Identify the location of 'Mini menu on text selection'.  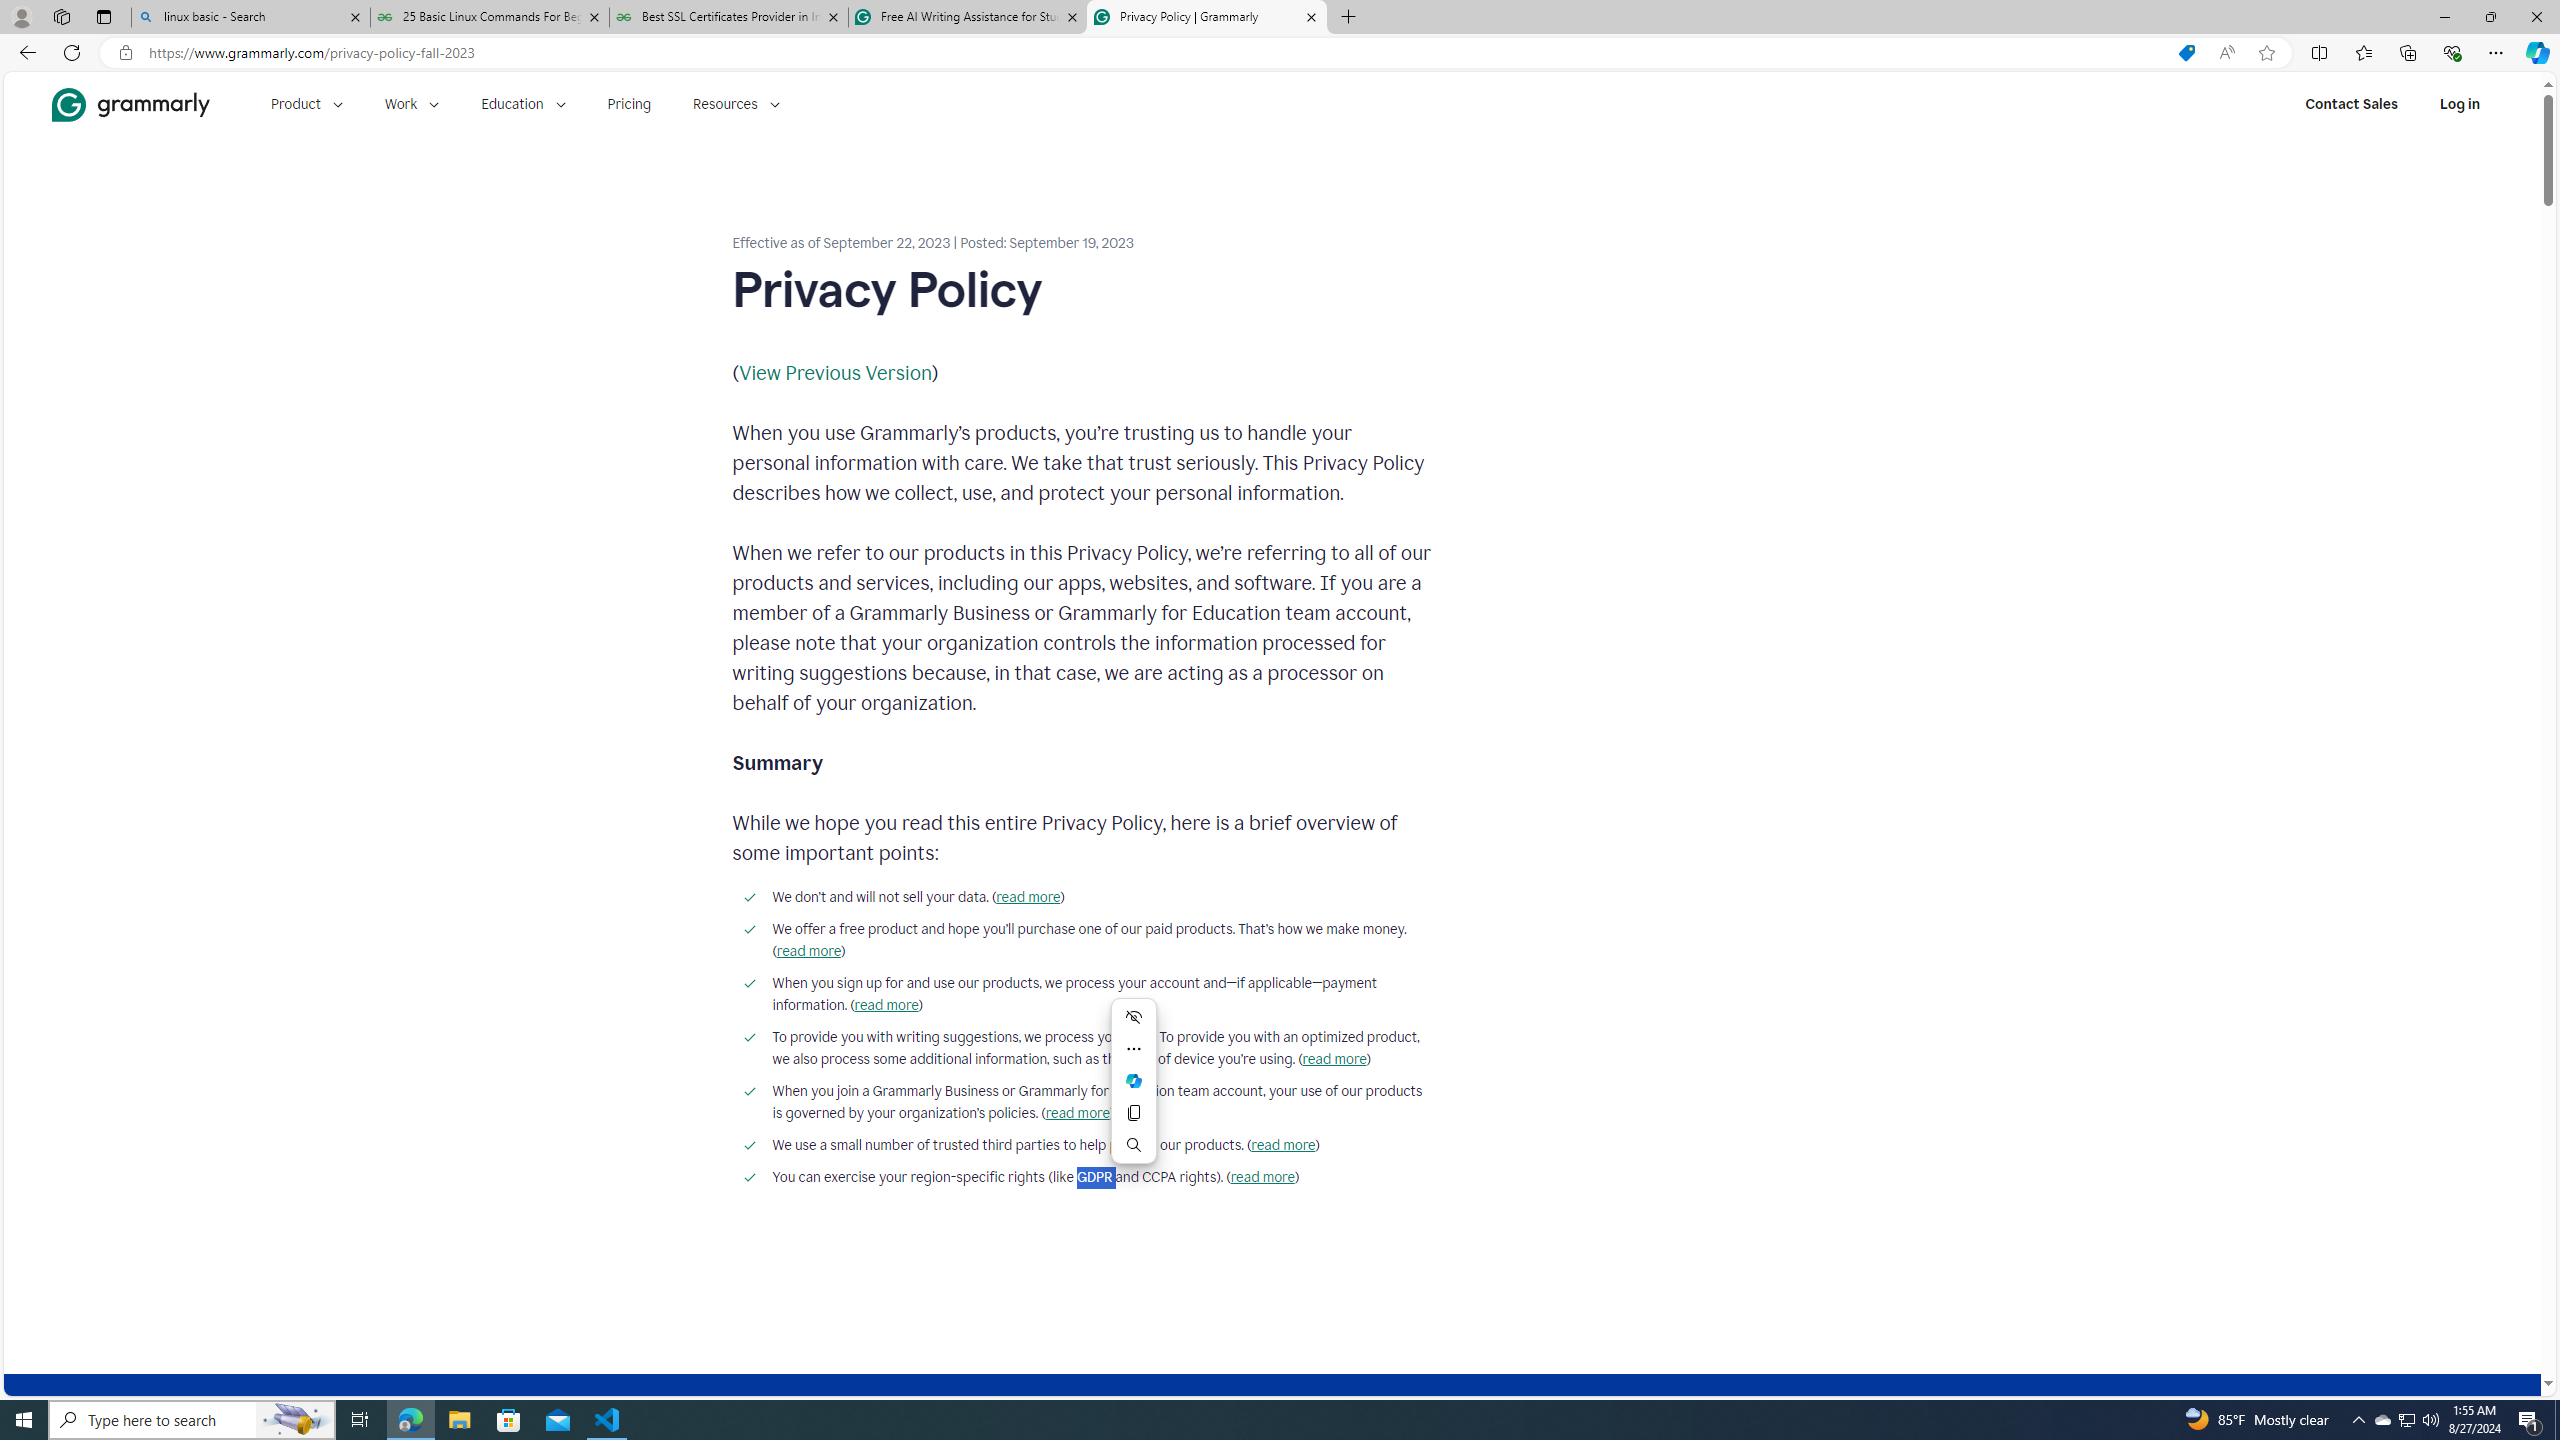
(1133, 1080).